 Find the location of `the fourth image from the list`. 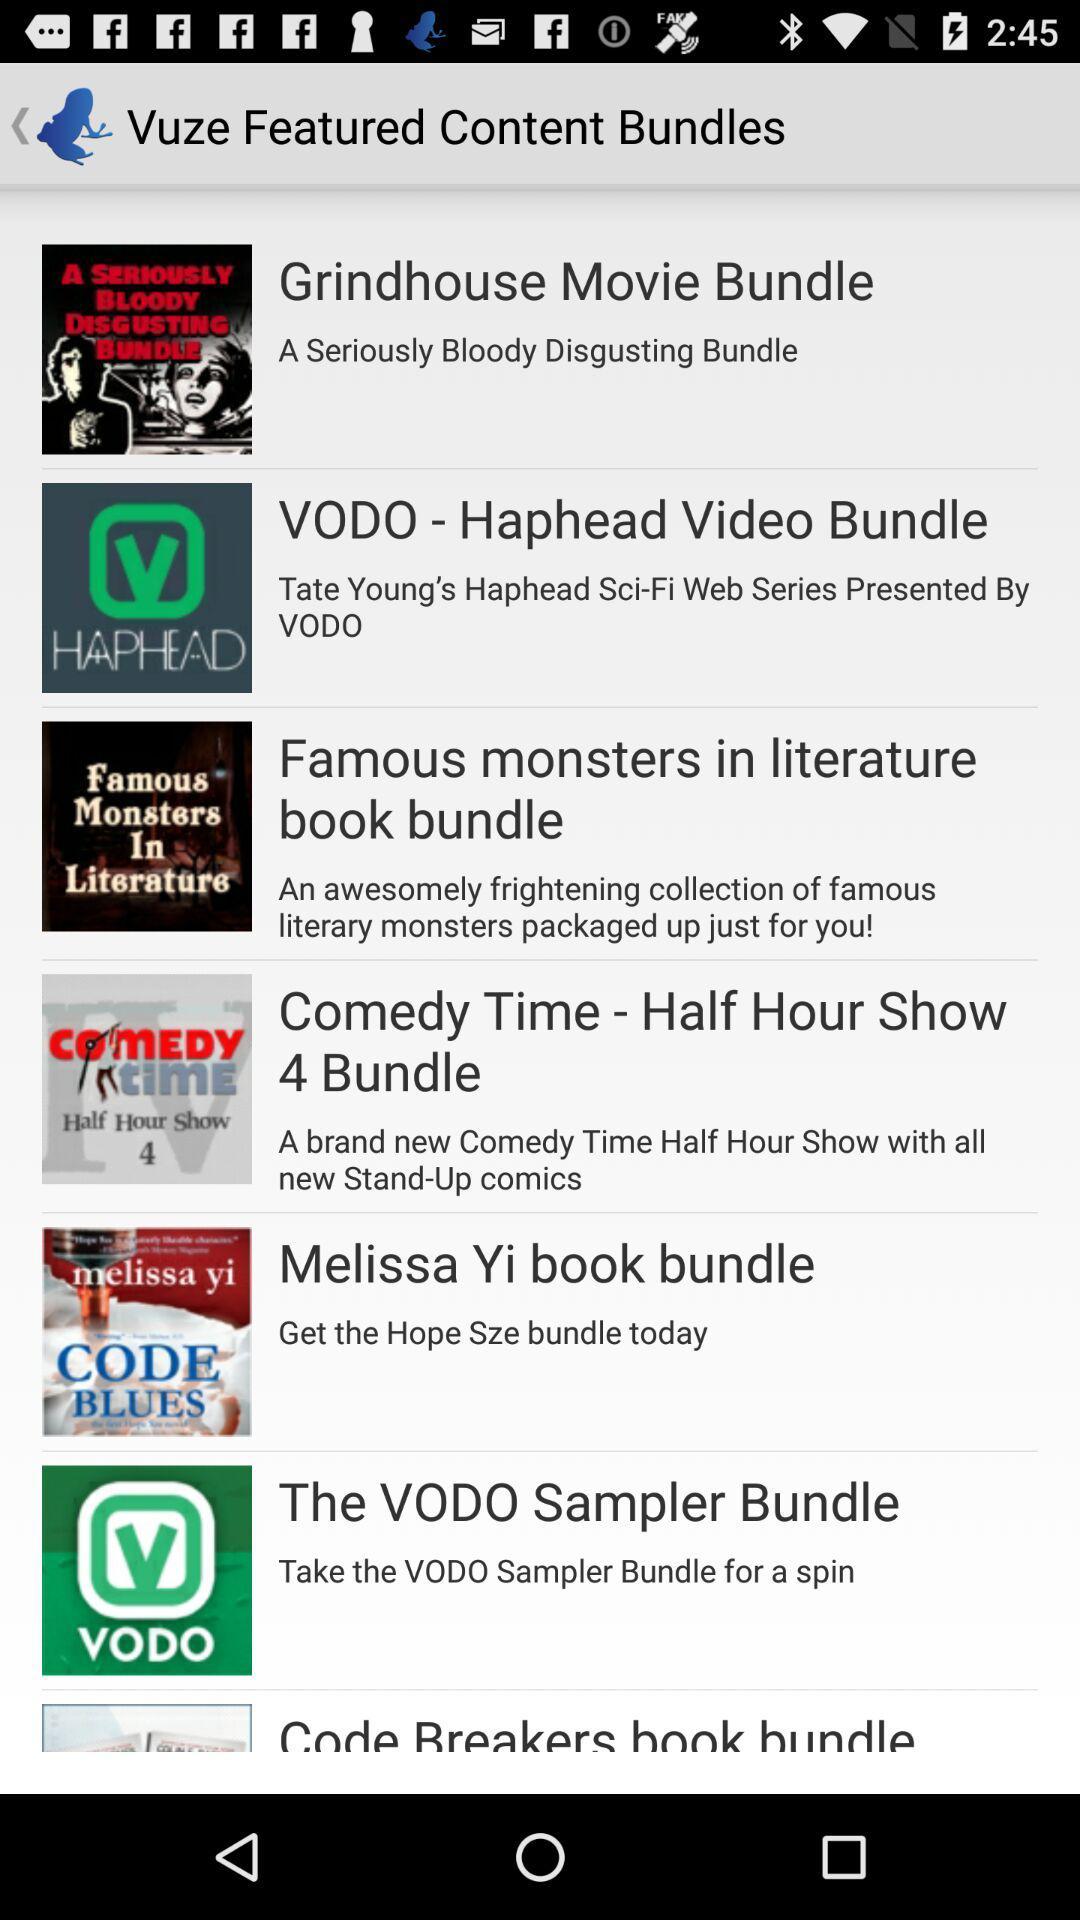

the fourth image from the list is located at coordinates (145, 1078).